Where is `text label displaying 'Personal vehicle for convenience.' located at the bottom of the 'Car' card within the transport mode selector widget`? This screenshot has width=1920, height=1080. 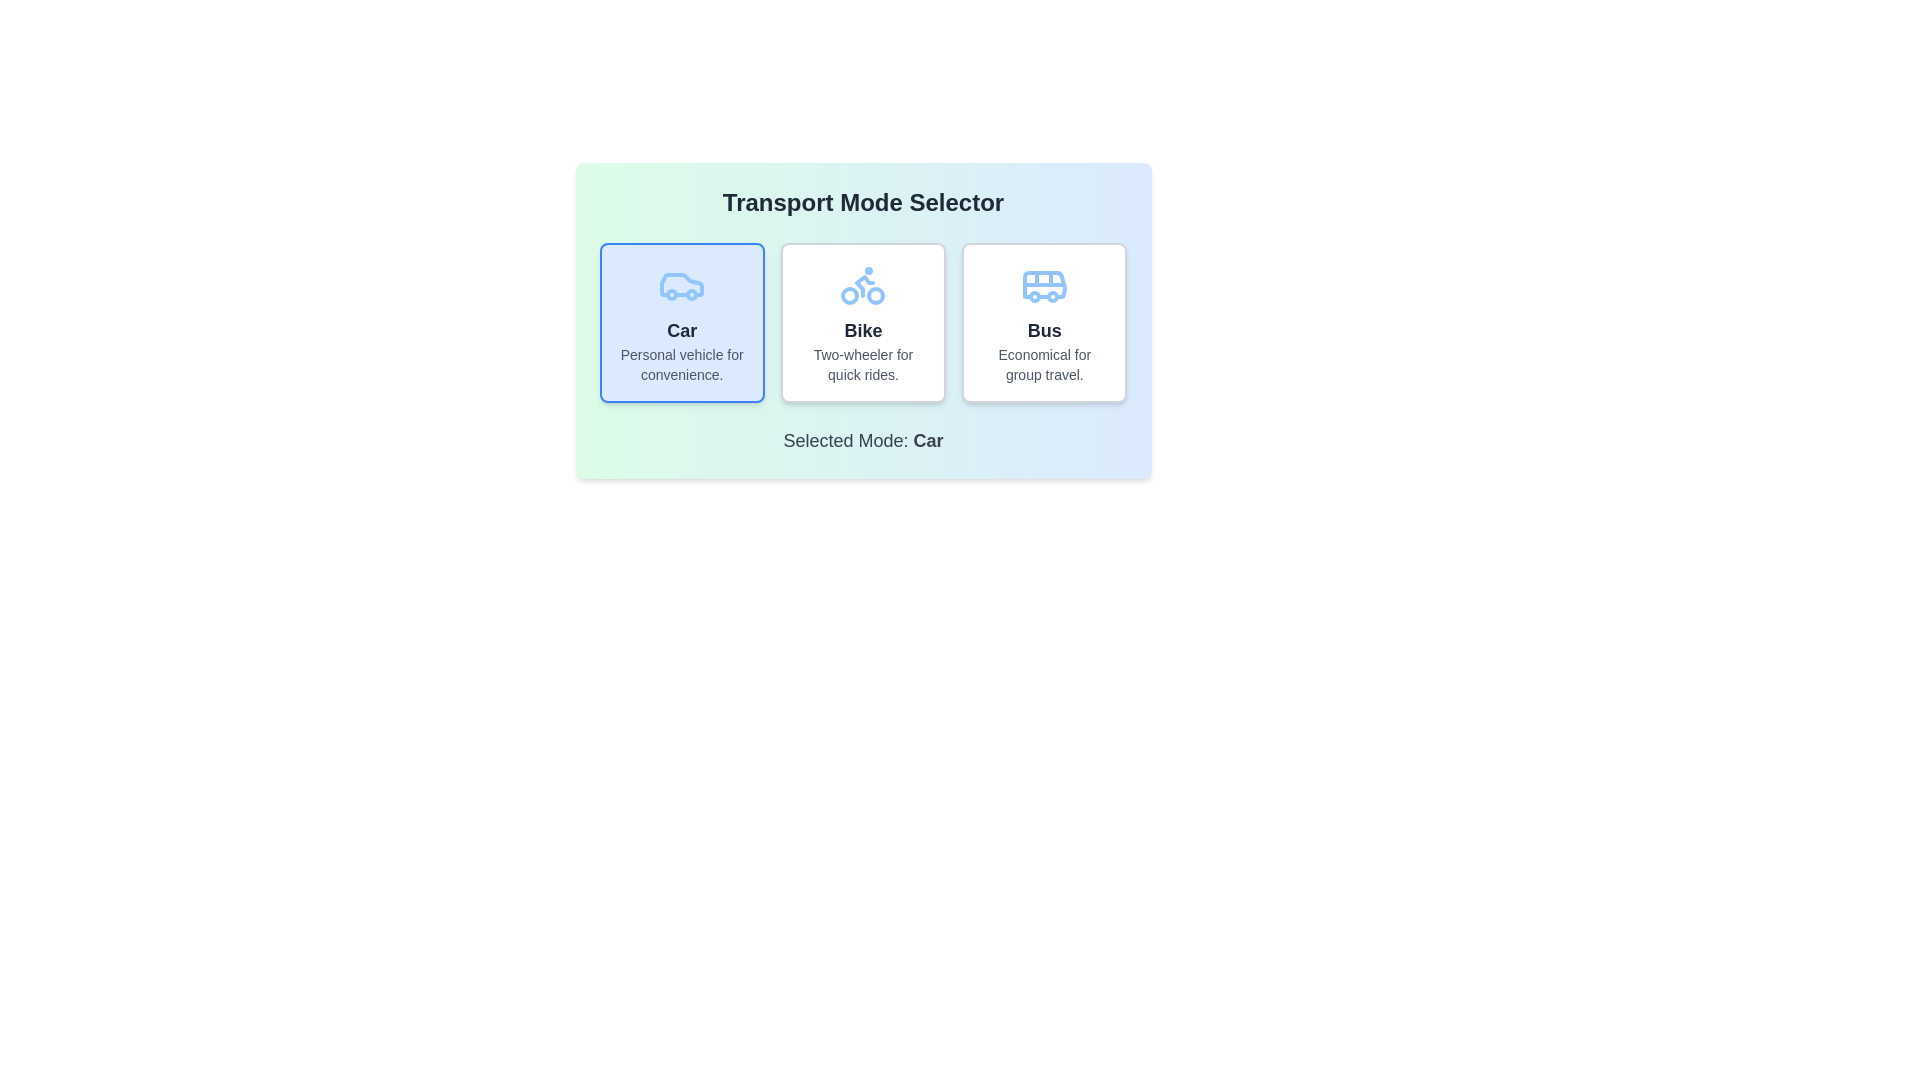 text label displaying 'Personal vehicle for convenience.' located at the bottom of the 'Car' card within the transport mode selector widget is located at coordinates (682, 365).